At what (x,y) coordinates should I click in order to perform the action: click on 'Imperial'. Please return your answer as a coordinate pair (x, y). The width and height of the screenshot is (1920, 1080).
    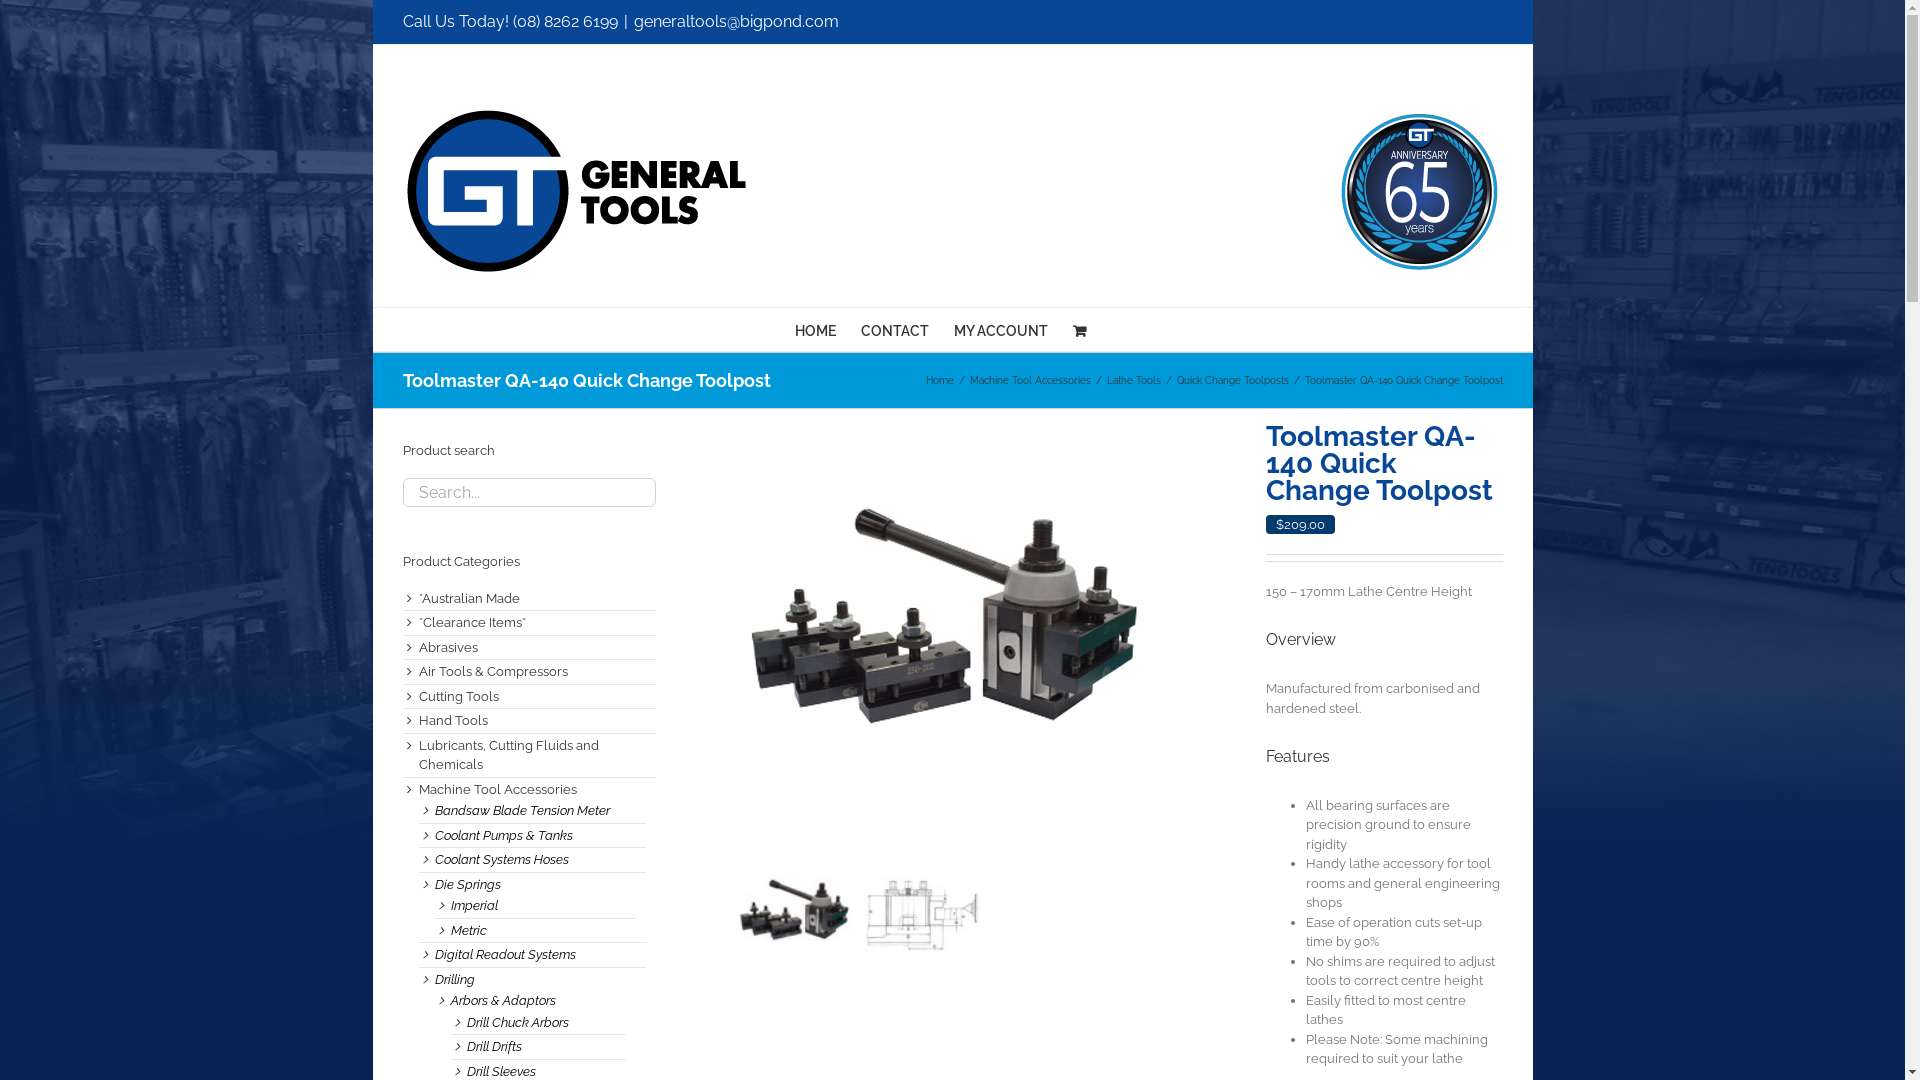
    Looking at the image, I should click on (472, 905).